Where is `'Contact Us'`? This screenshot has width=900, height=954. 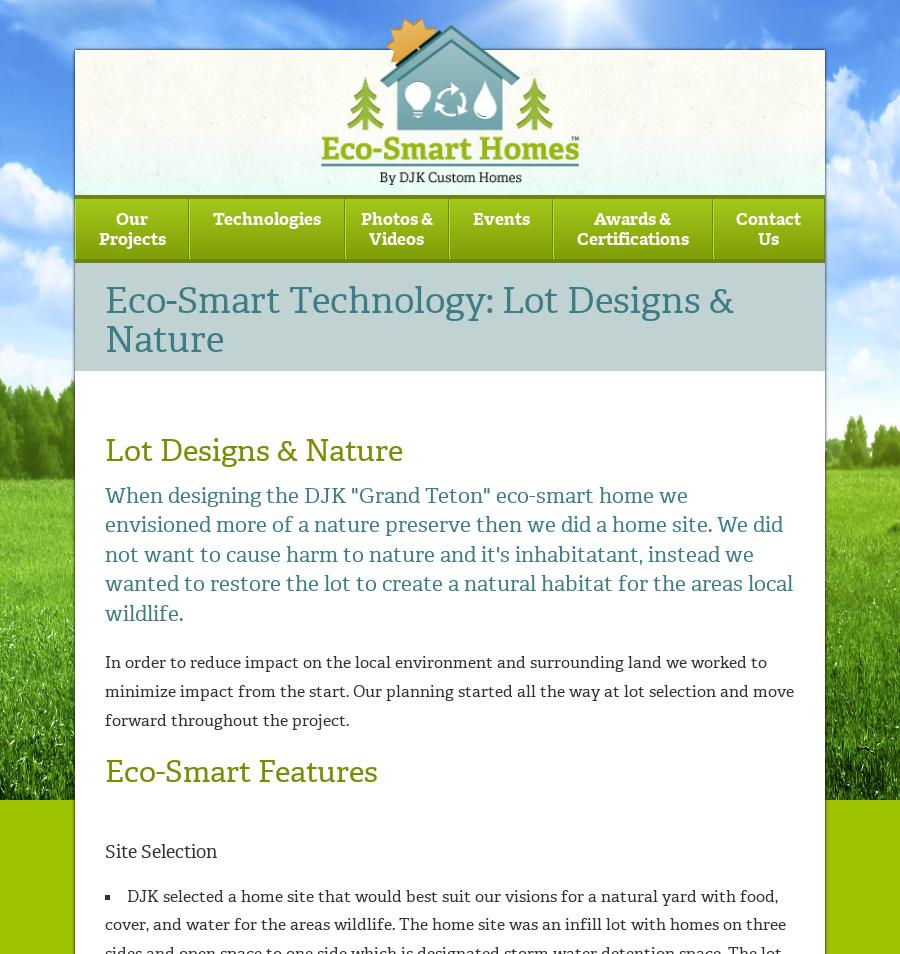
'Contact Us' is located at coordinates (767, 227).